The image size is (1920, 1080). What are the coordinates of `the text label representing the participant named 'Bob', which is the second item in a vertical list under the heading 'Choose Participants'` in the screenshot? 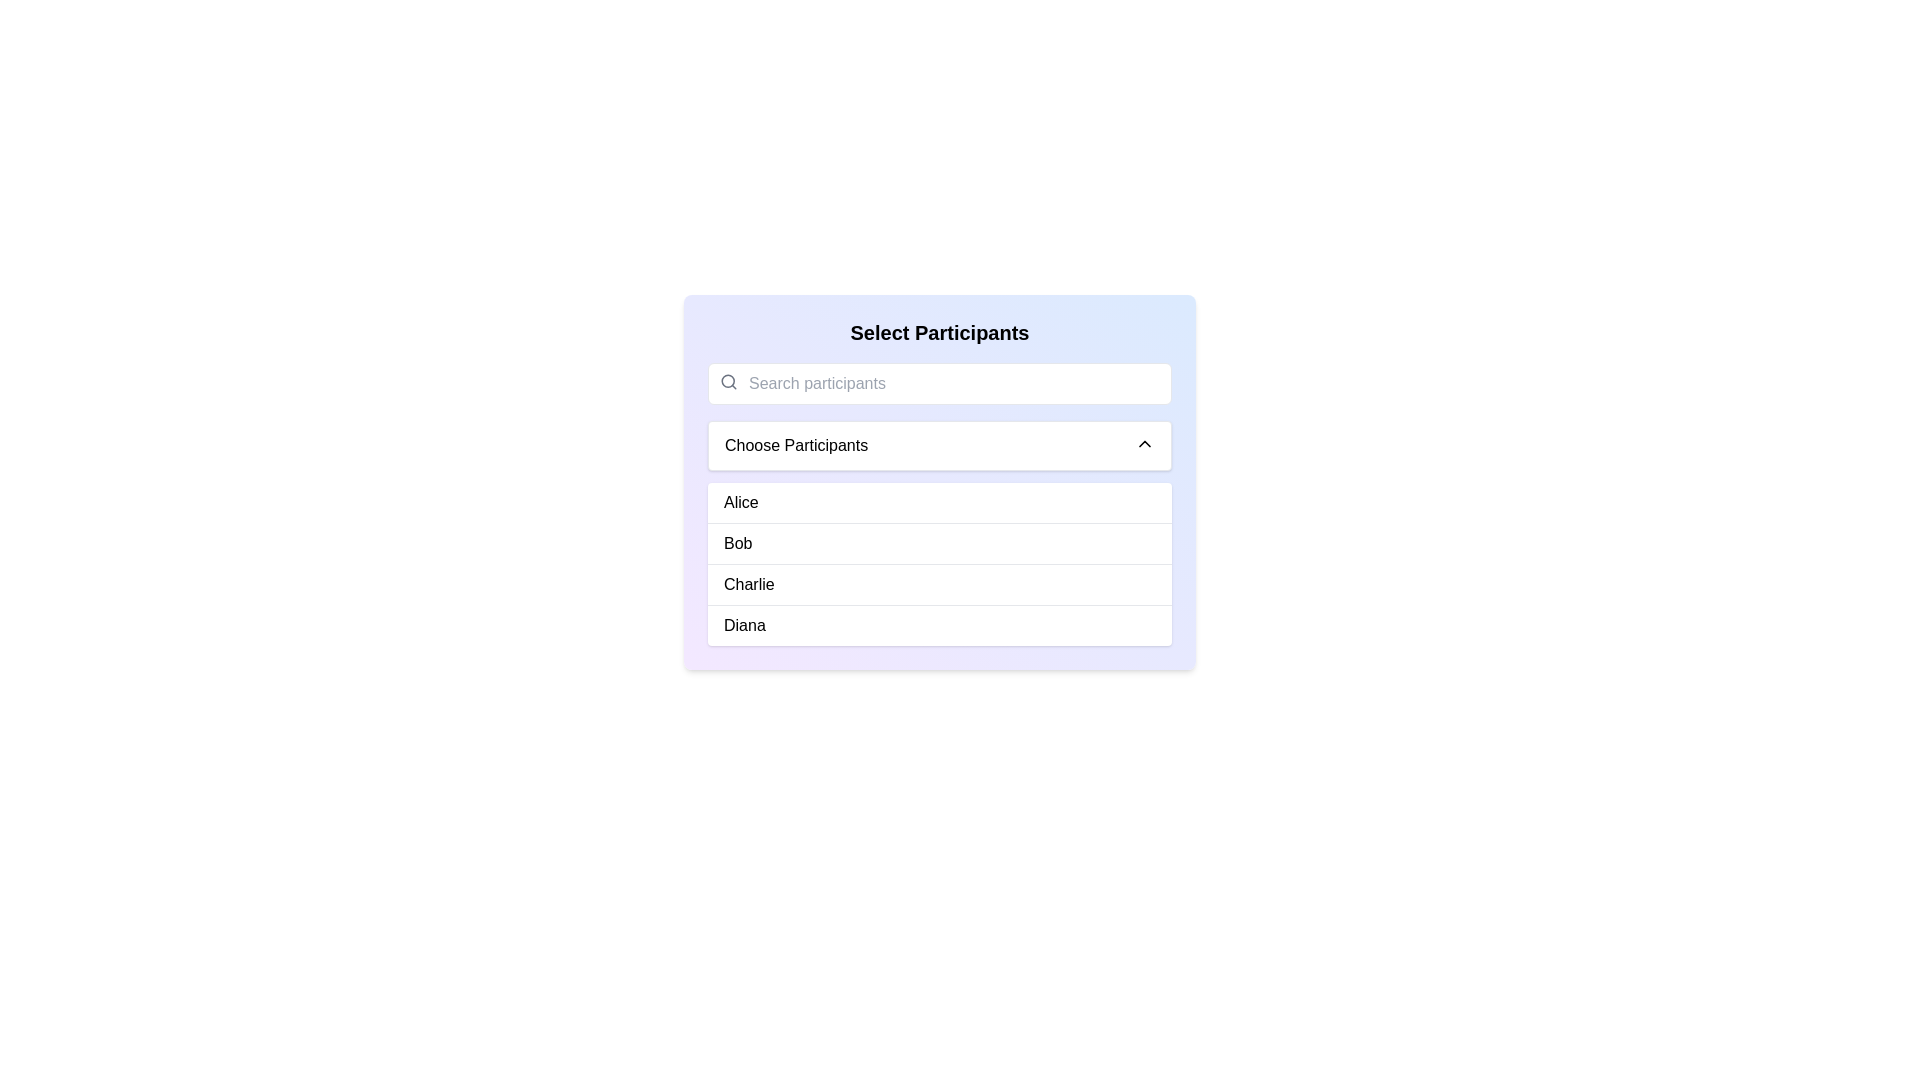 It's located at (737, 543).